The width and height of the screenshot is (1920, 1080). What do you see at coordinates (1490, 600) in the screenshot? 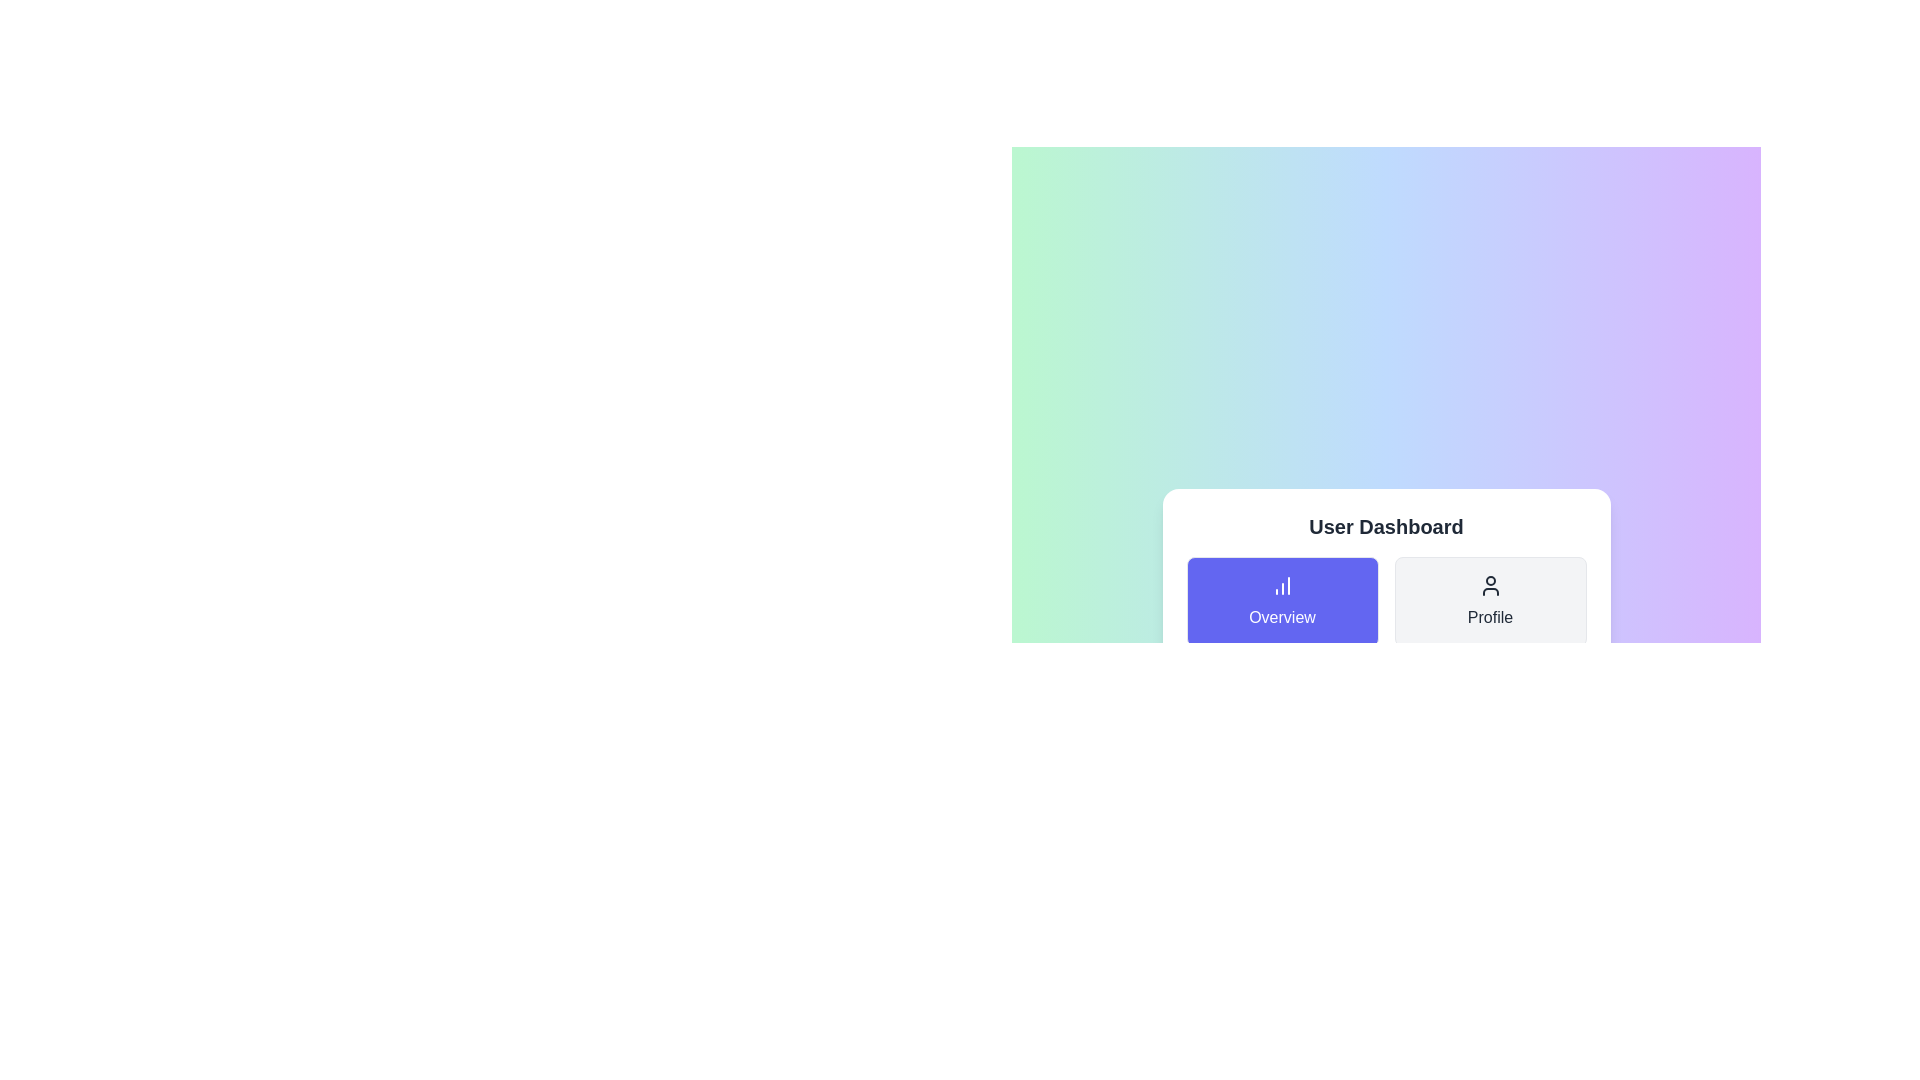
I see `the tab named Profile by clicking on its button` at bounding box center [1490, 600].